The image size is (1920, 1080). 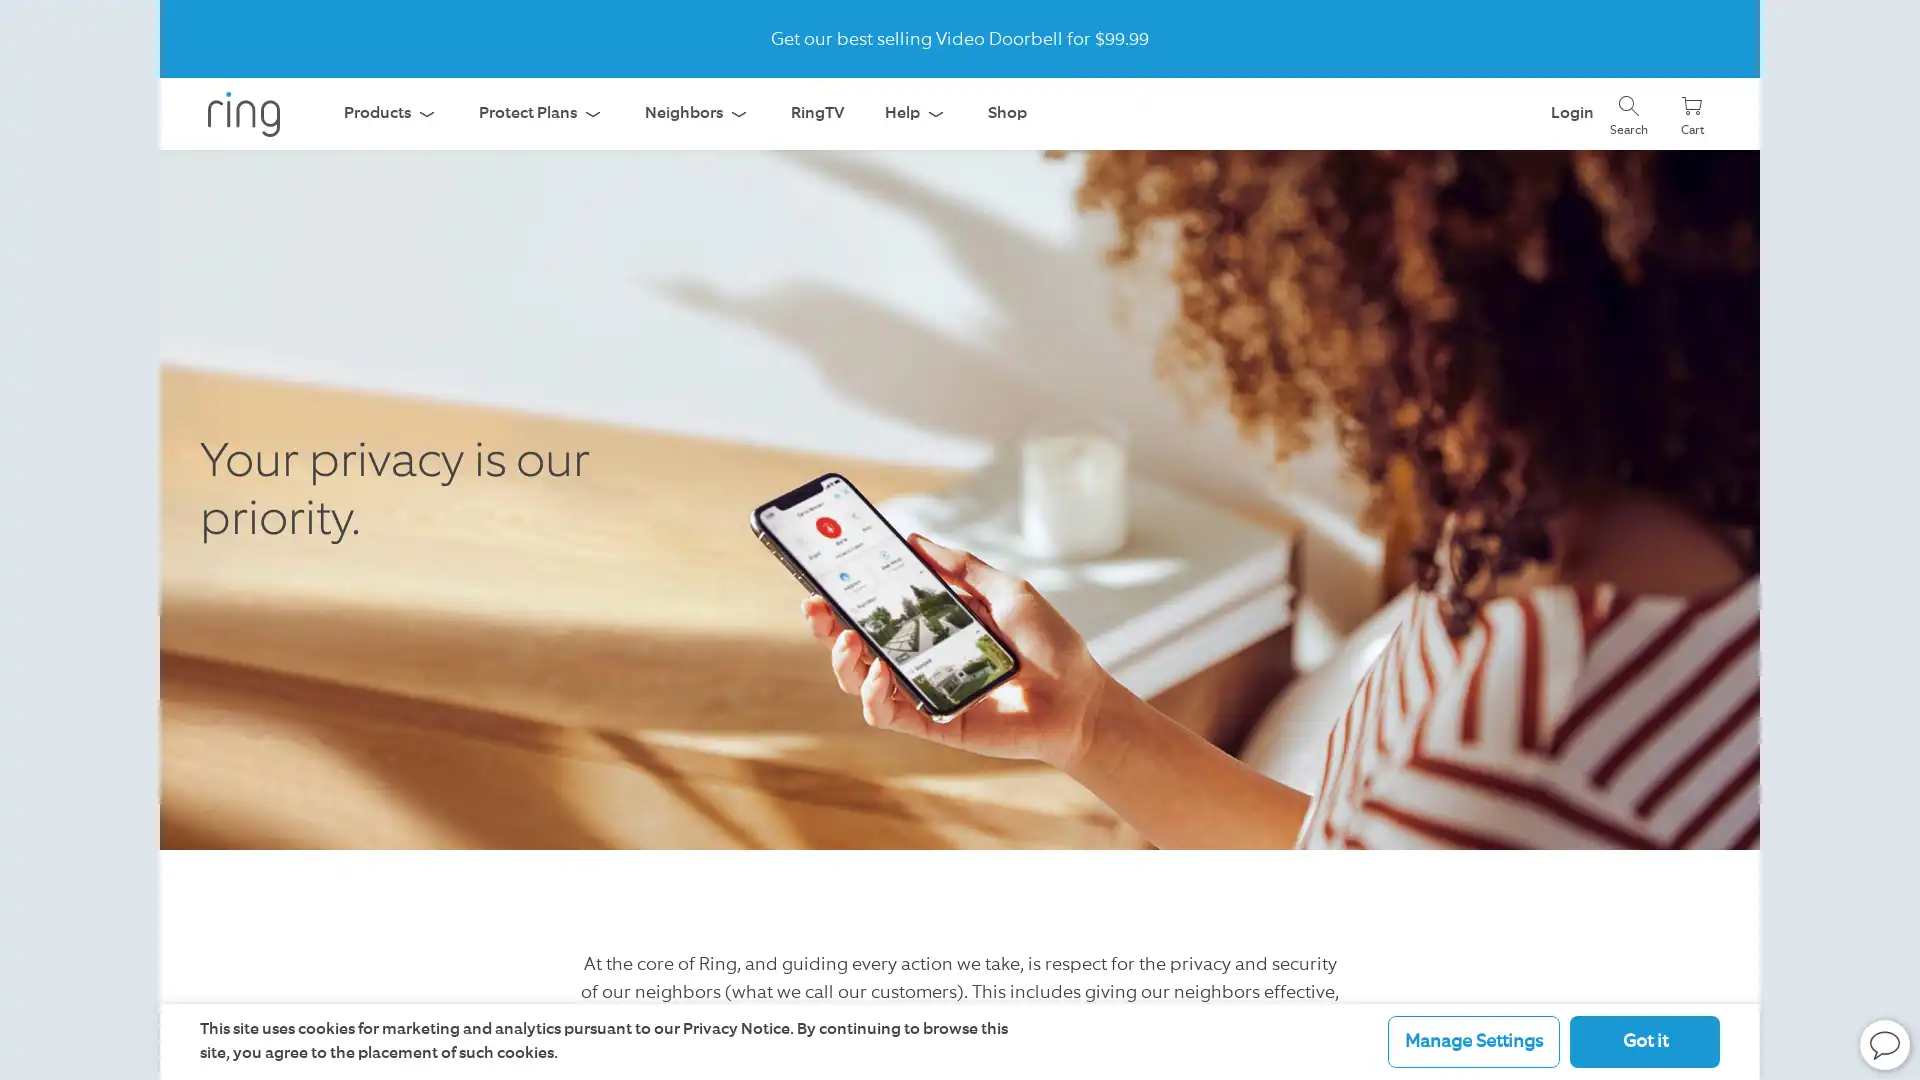 I want to click on Got it, so click(x=1645, y=1040).